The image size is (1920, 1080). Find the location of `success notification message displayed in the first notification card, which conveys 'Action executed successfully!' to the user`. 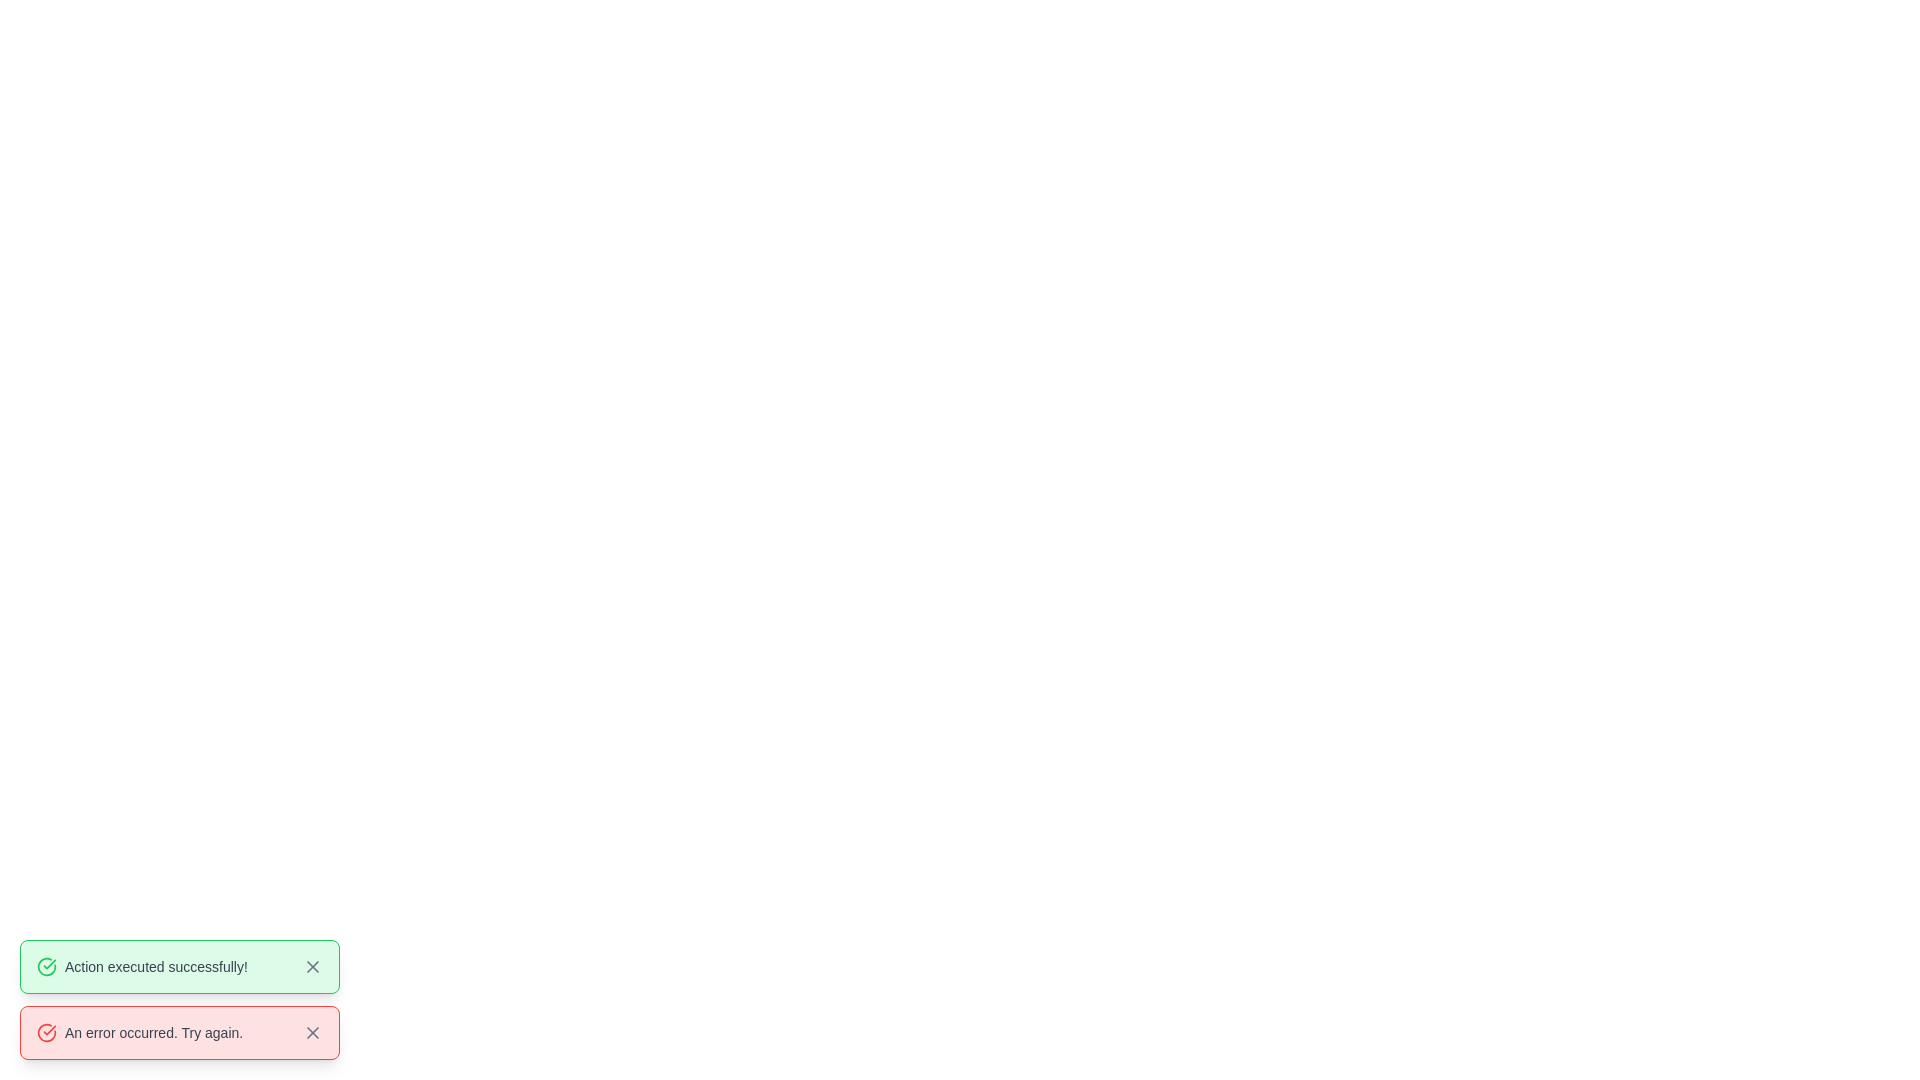

success notification message displayed in the first notification card, which conveys 'Action executed successfully!' to the user is located at coordinates (180, 966).